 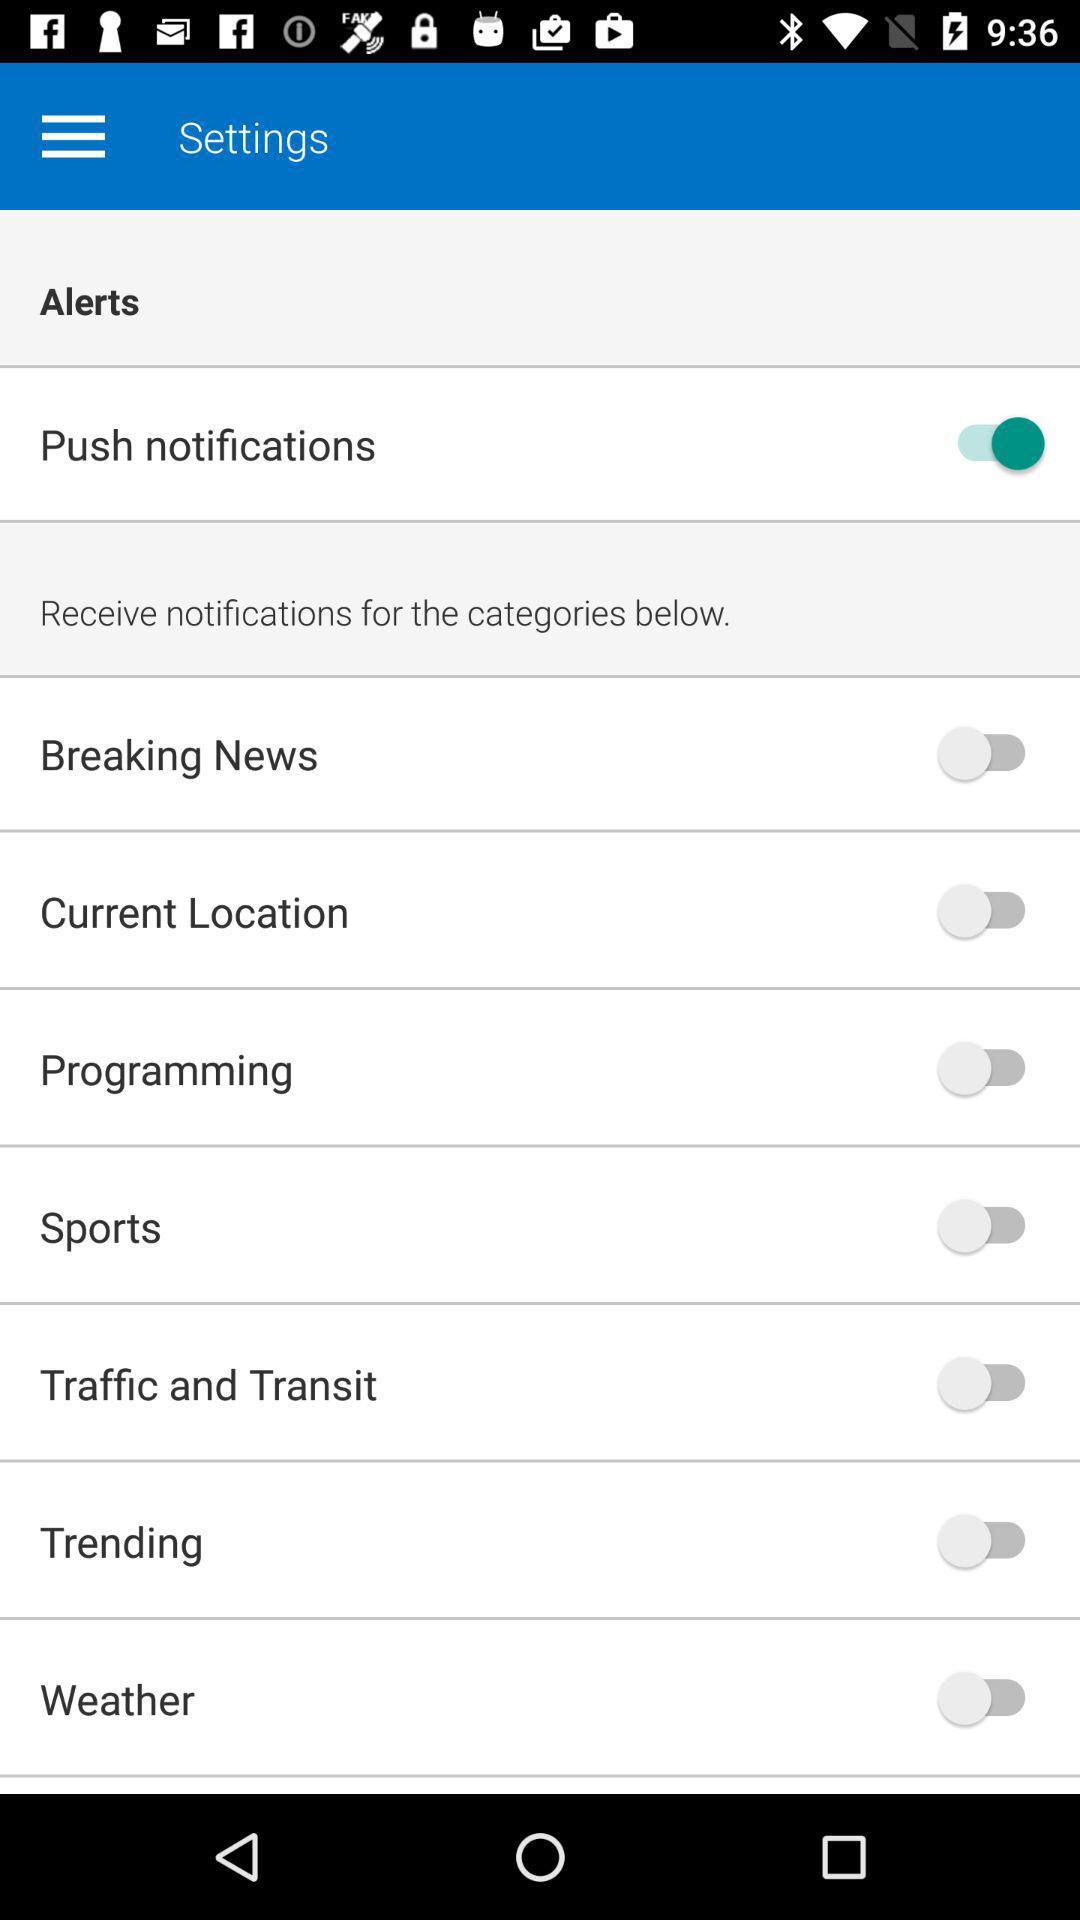 I want to click on activate sports, so click(x=991, y=1224).